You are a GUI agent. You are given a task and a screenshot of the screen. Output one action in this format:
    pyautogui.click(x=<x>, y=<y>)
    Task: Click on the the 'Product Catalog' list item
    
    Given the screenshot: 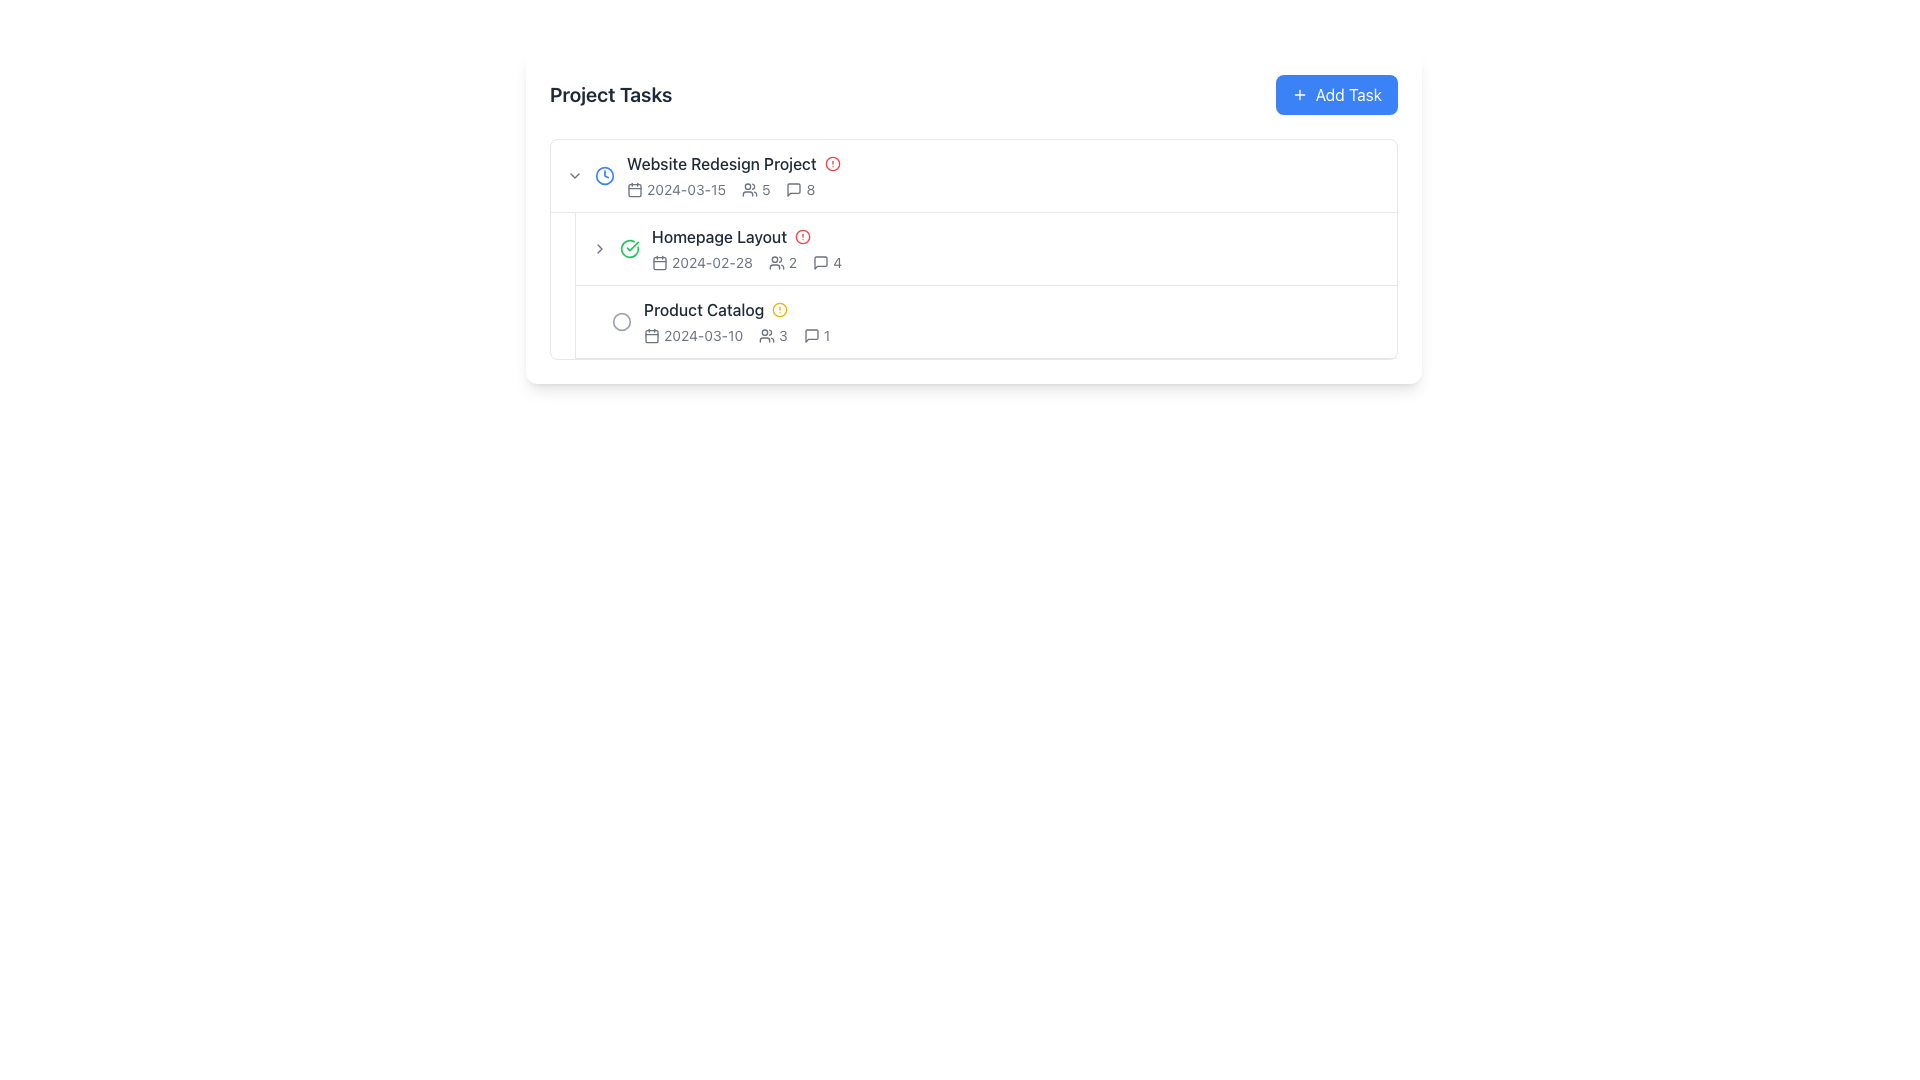 What is the action you would take?
    pyautogui.click(x=1014, y=320)
    